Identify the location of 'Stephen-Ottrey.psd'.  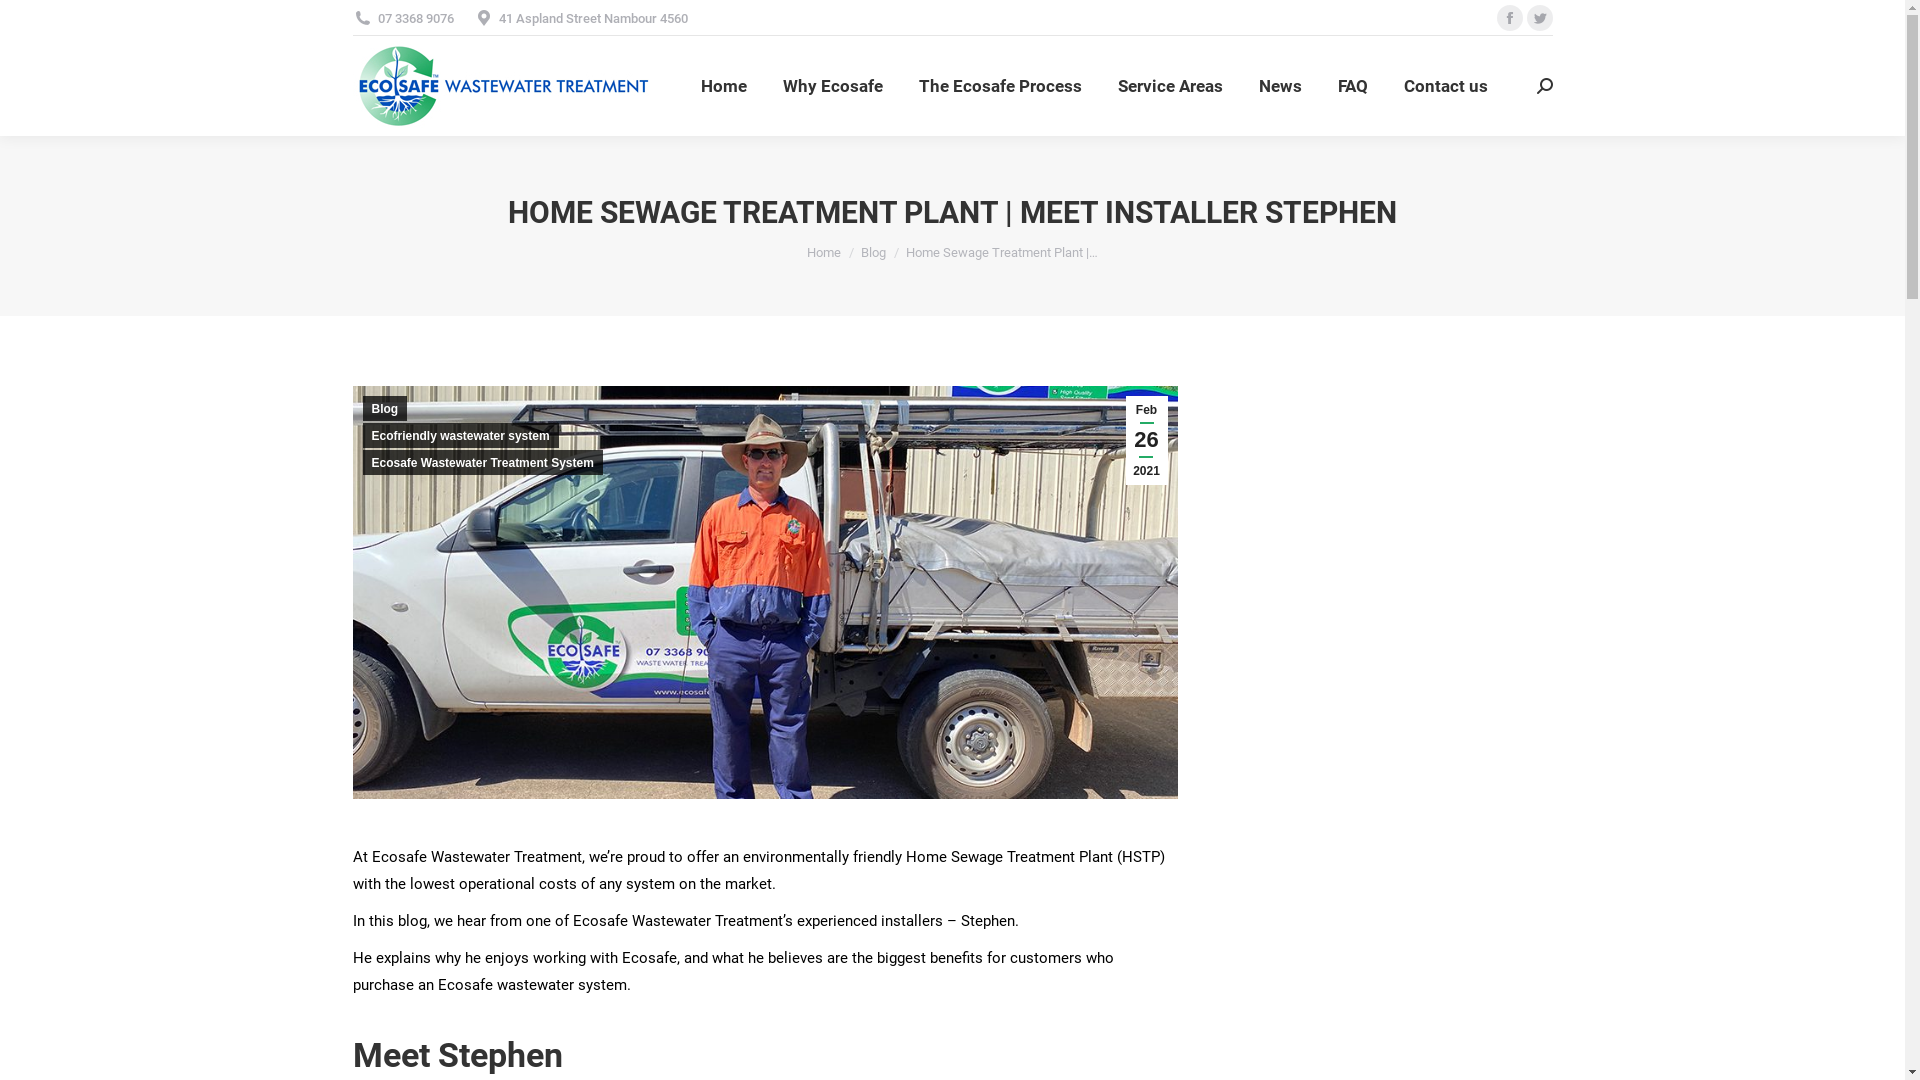
(351, 591).